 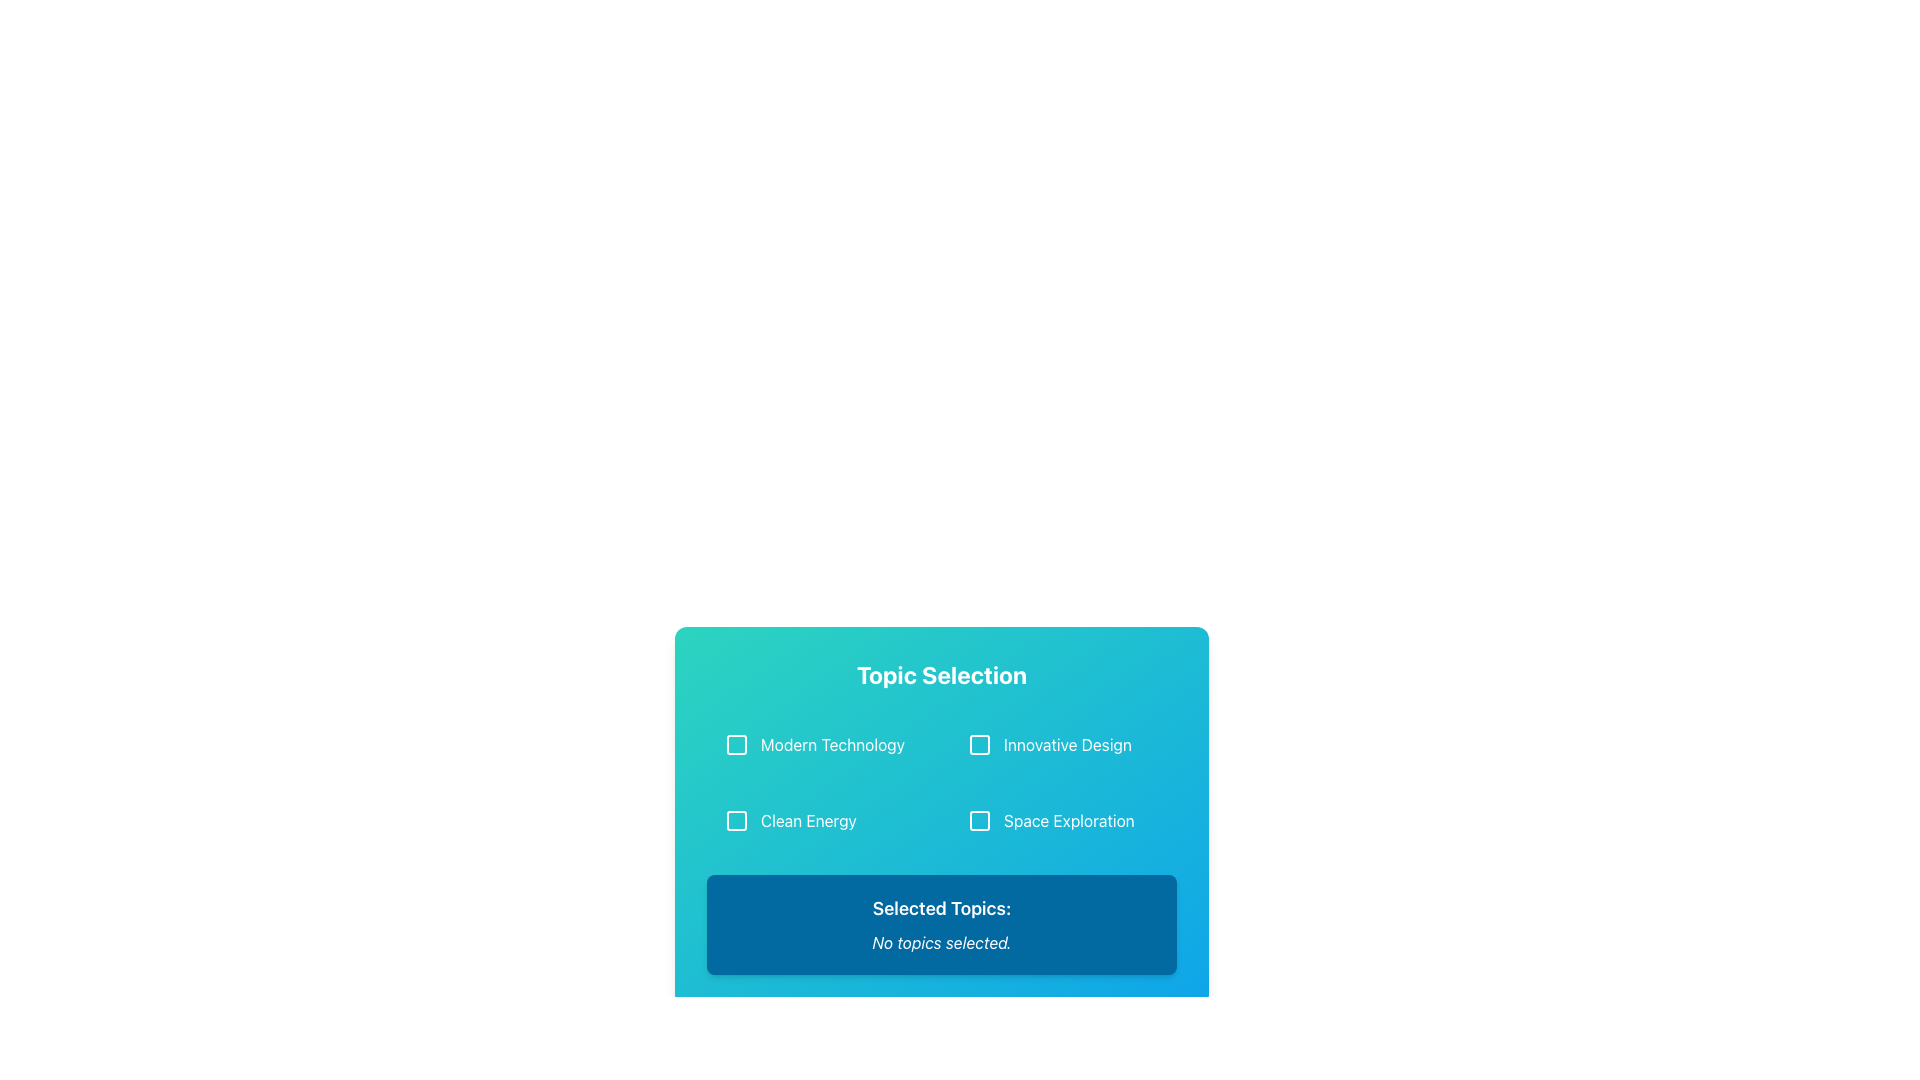 I want to click on the interactive card with checkboxes and information display, located in the lower middle section of the interface, so click(x=940, y=798).